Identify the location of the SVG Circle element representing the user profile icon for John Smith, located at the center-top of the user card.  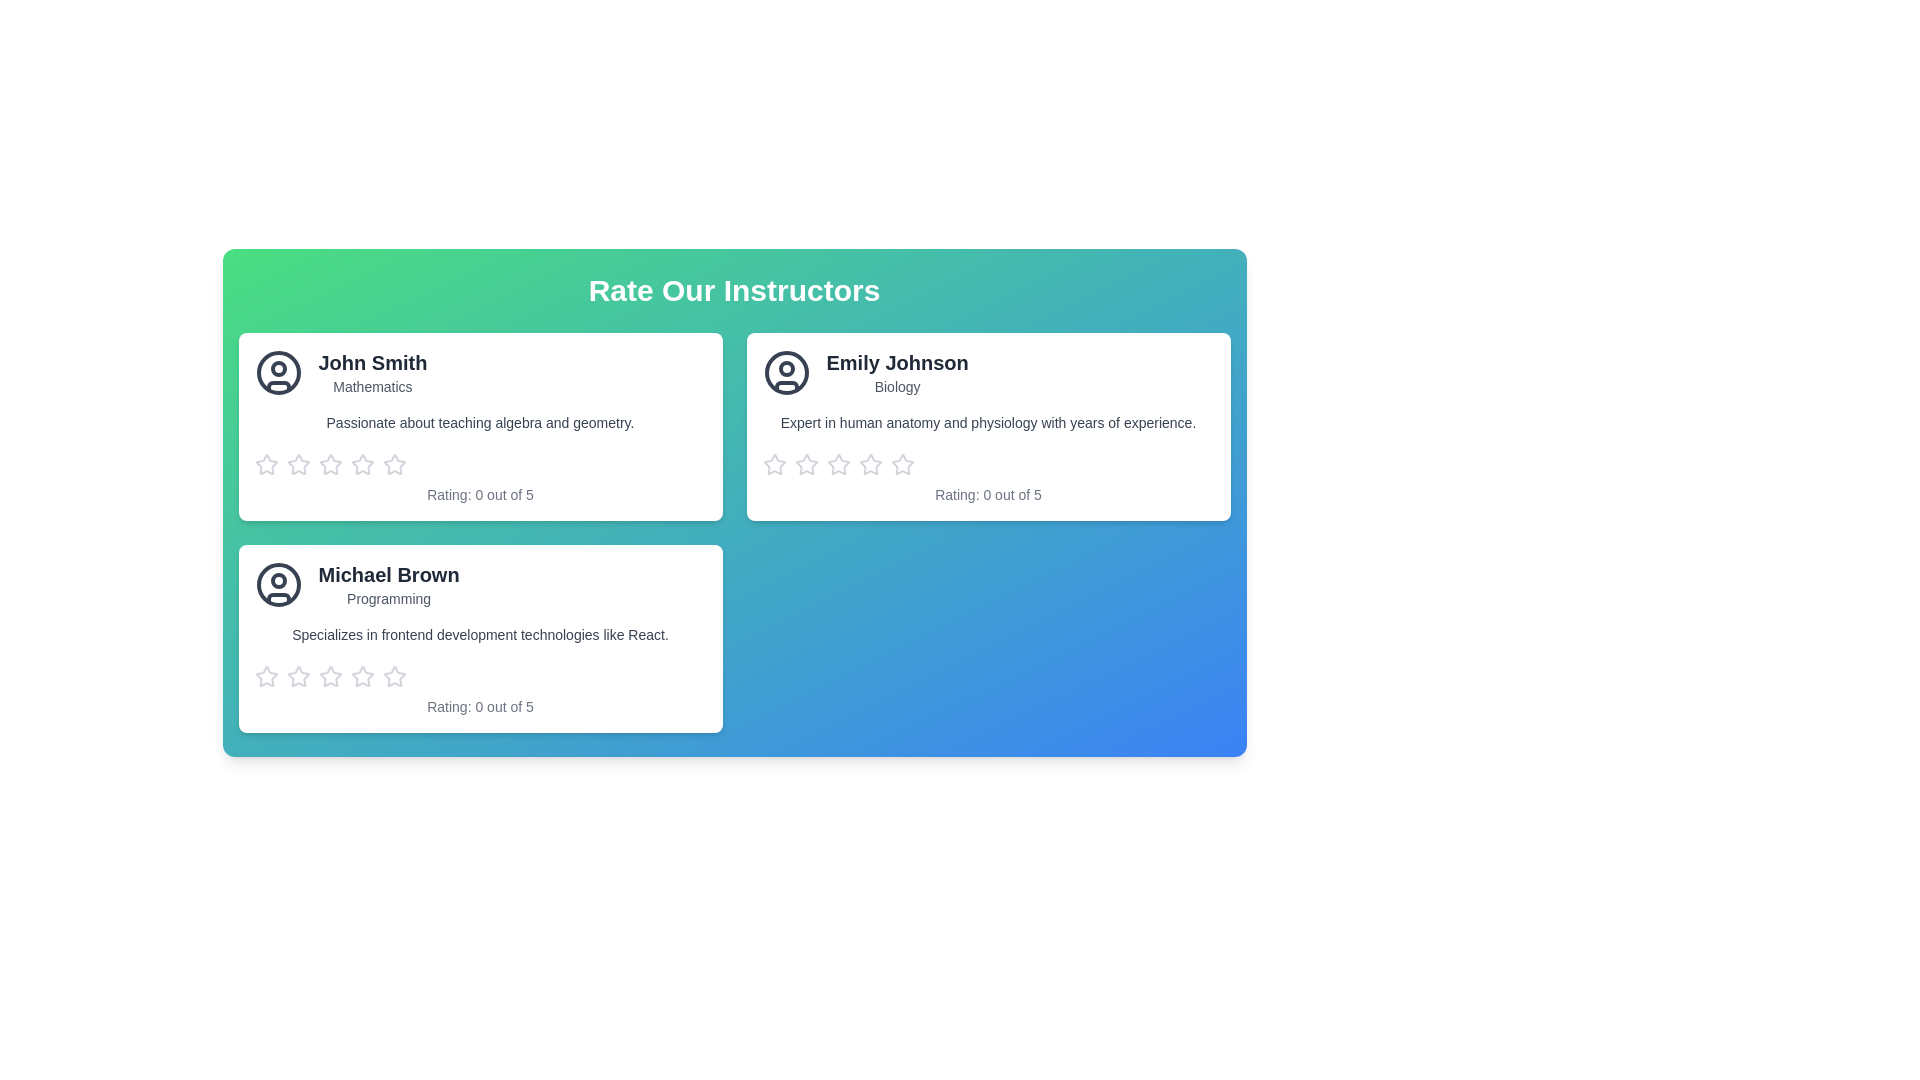
(277, 373).